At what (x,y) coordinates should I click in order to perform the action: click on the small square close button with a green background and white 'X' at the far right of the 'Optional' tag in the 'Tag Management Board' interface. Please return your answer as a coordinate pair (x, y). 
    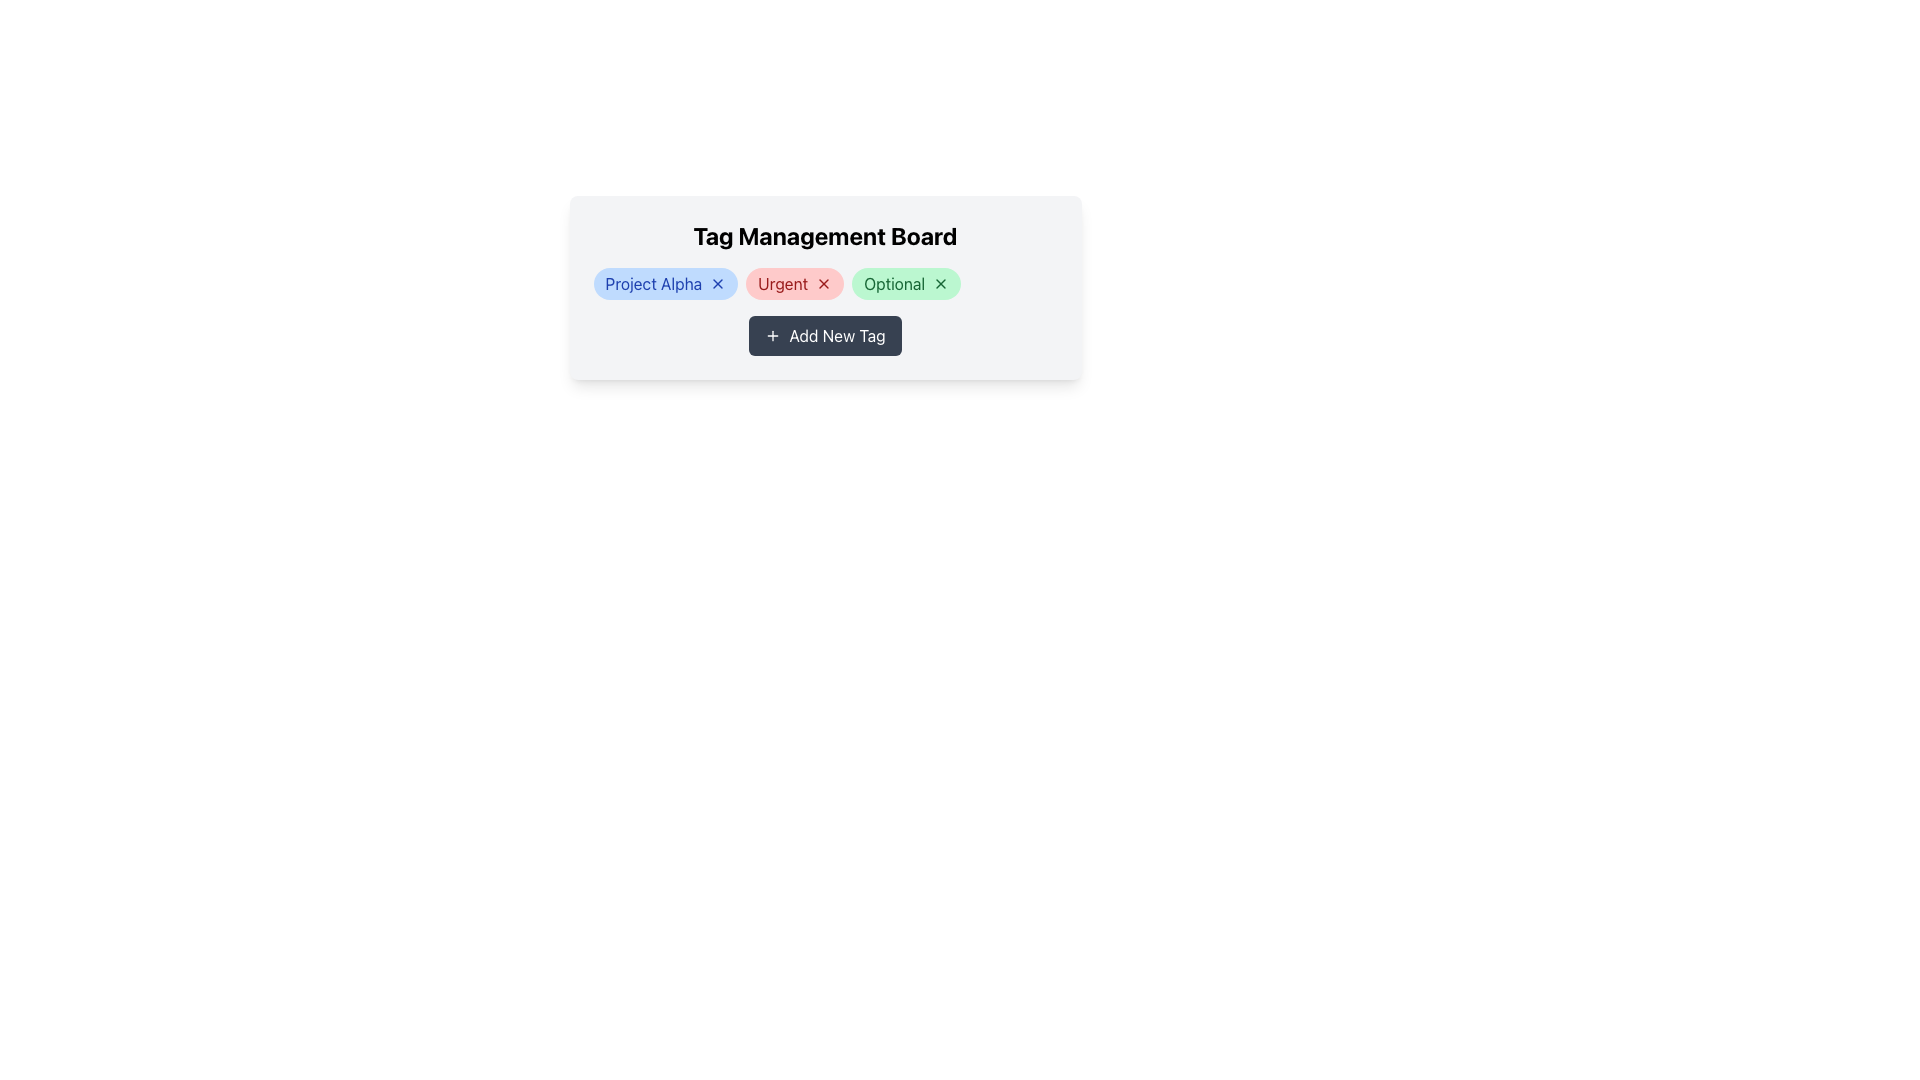
    Looking at the image, I should click on (940, 284).